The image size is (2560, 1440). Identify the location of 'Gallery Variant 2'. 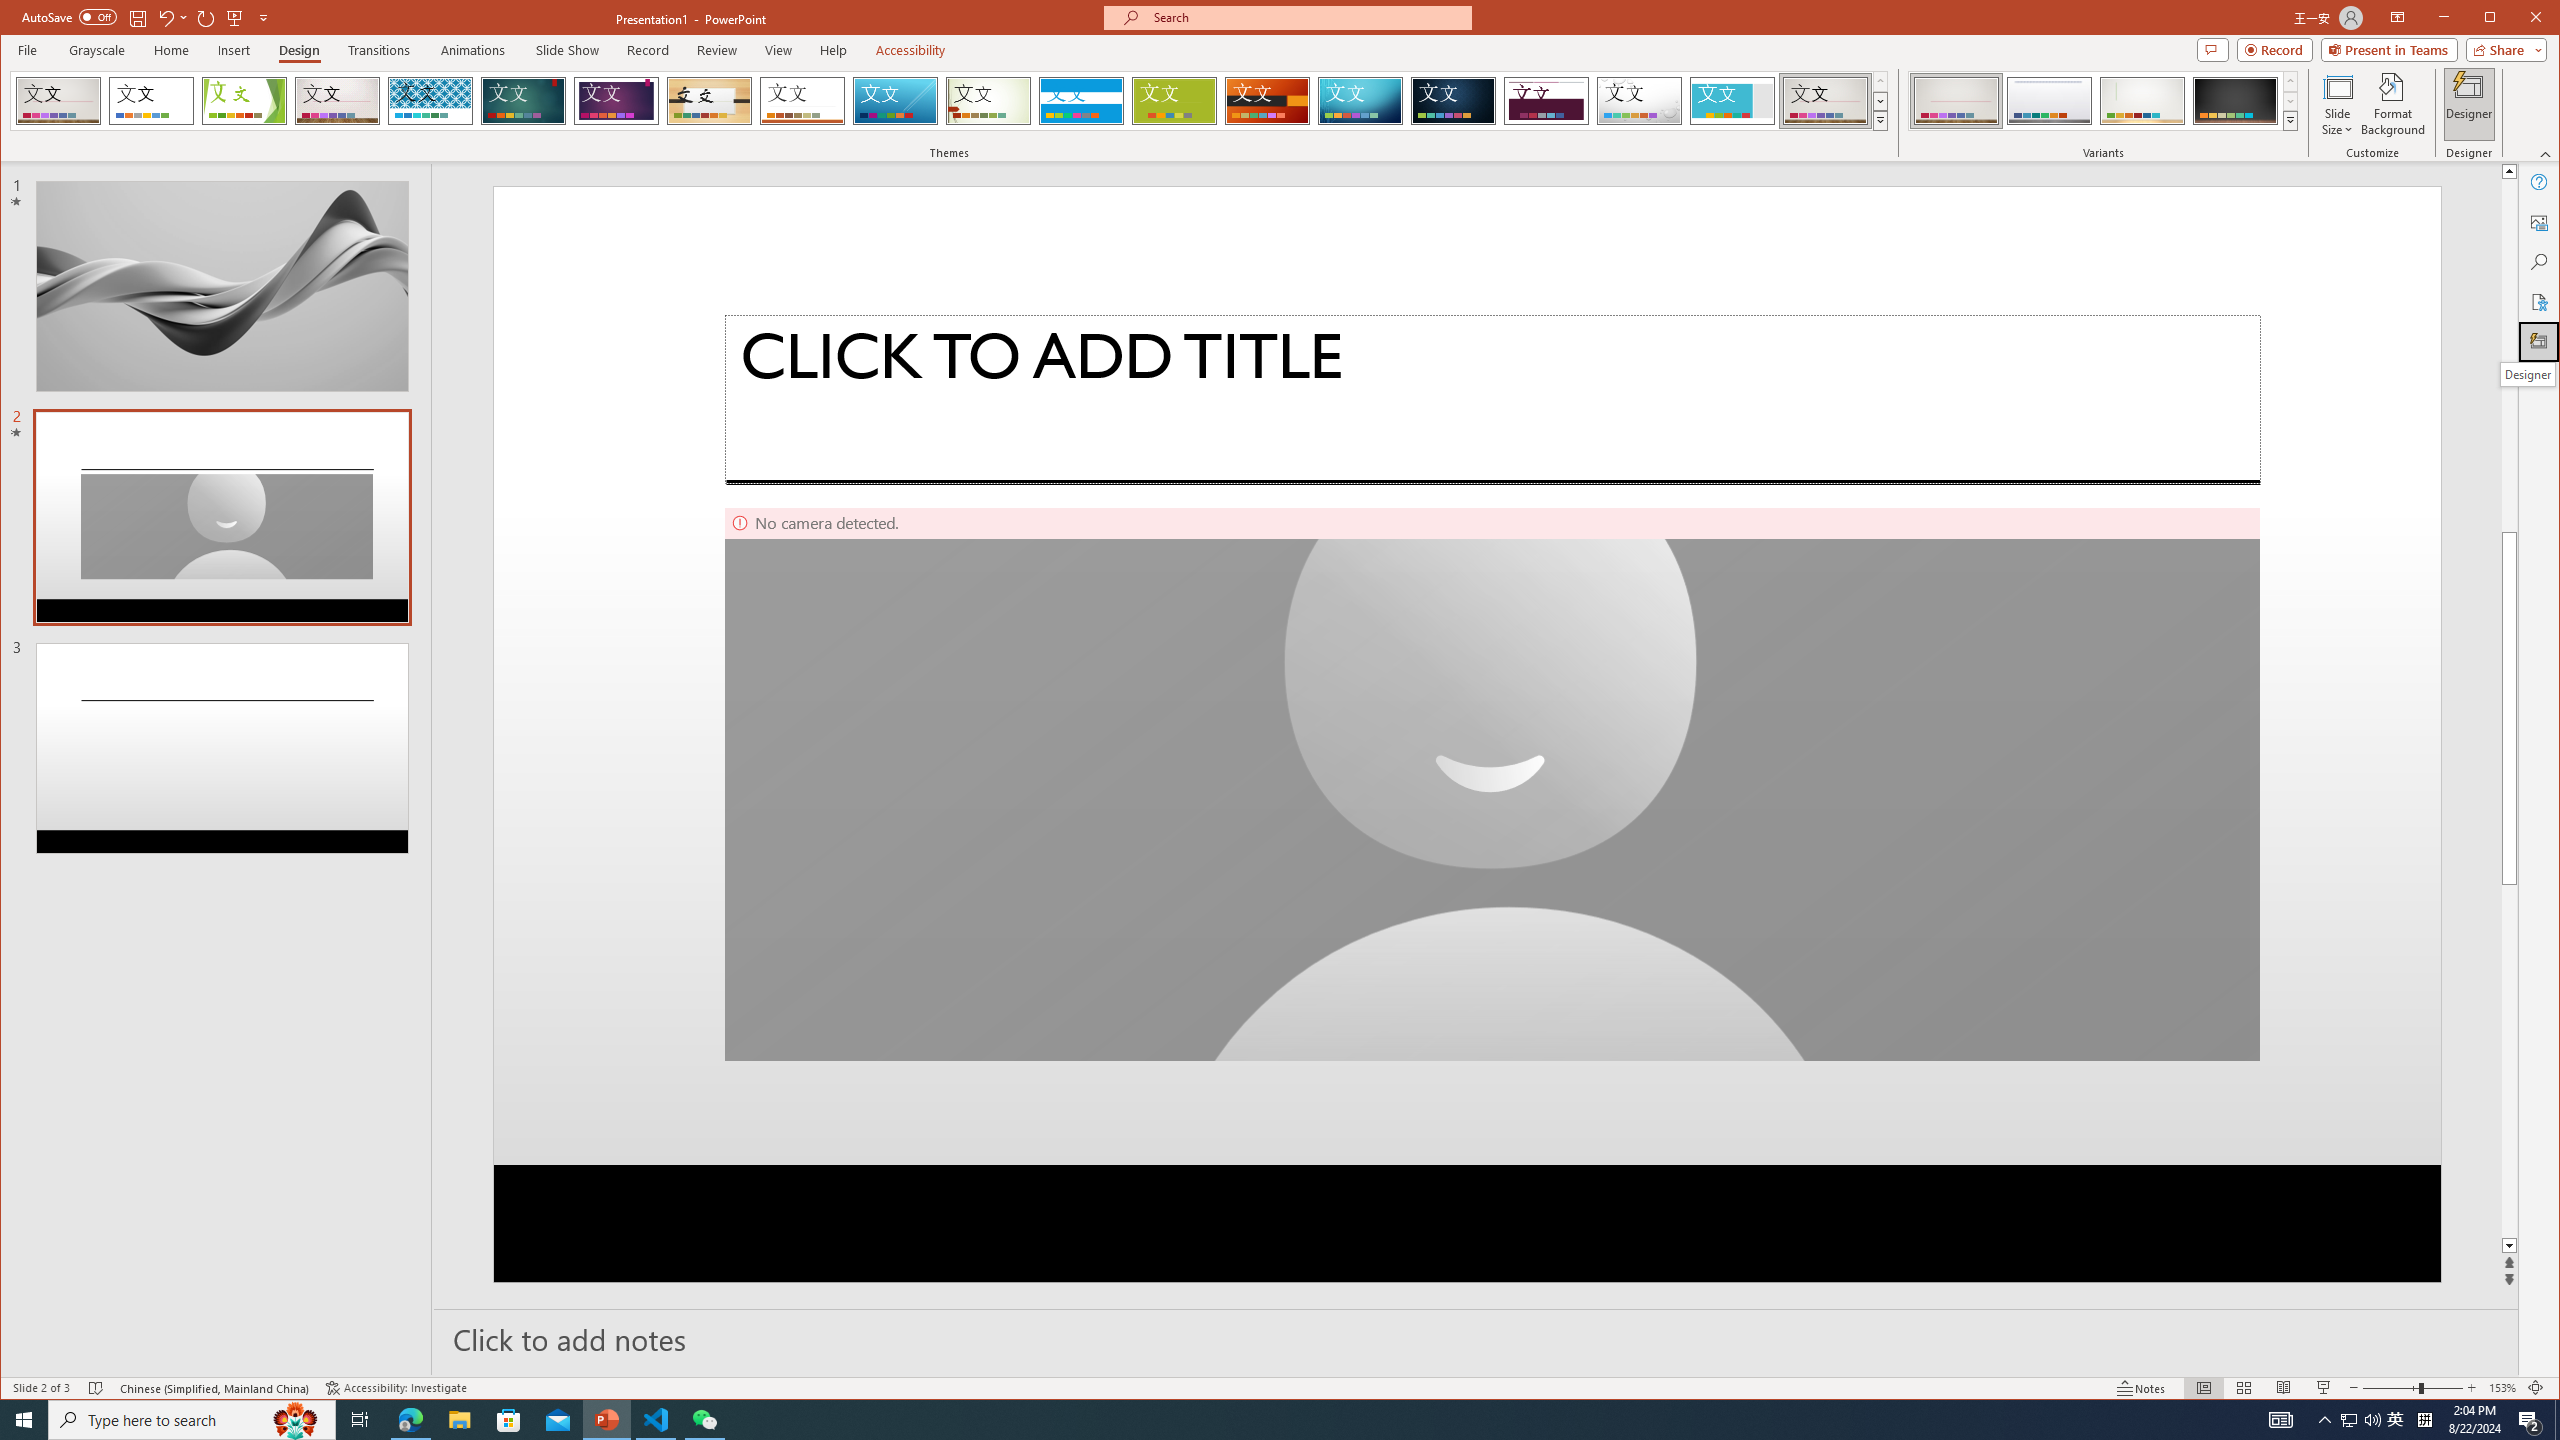
(2049, 100).